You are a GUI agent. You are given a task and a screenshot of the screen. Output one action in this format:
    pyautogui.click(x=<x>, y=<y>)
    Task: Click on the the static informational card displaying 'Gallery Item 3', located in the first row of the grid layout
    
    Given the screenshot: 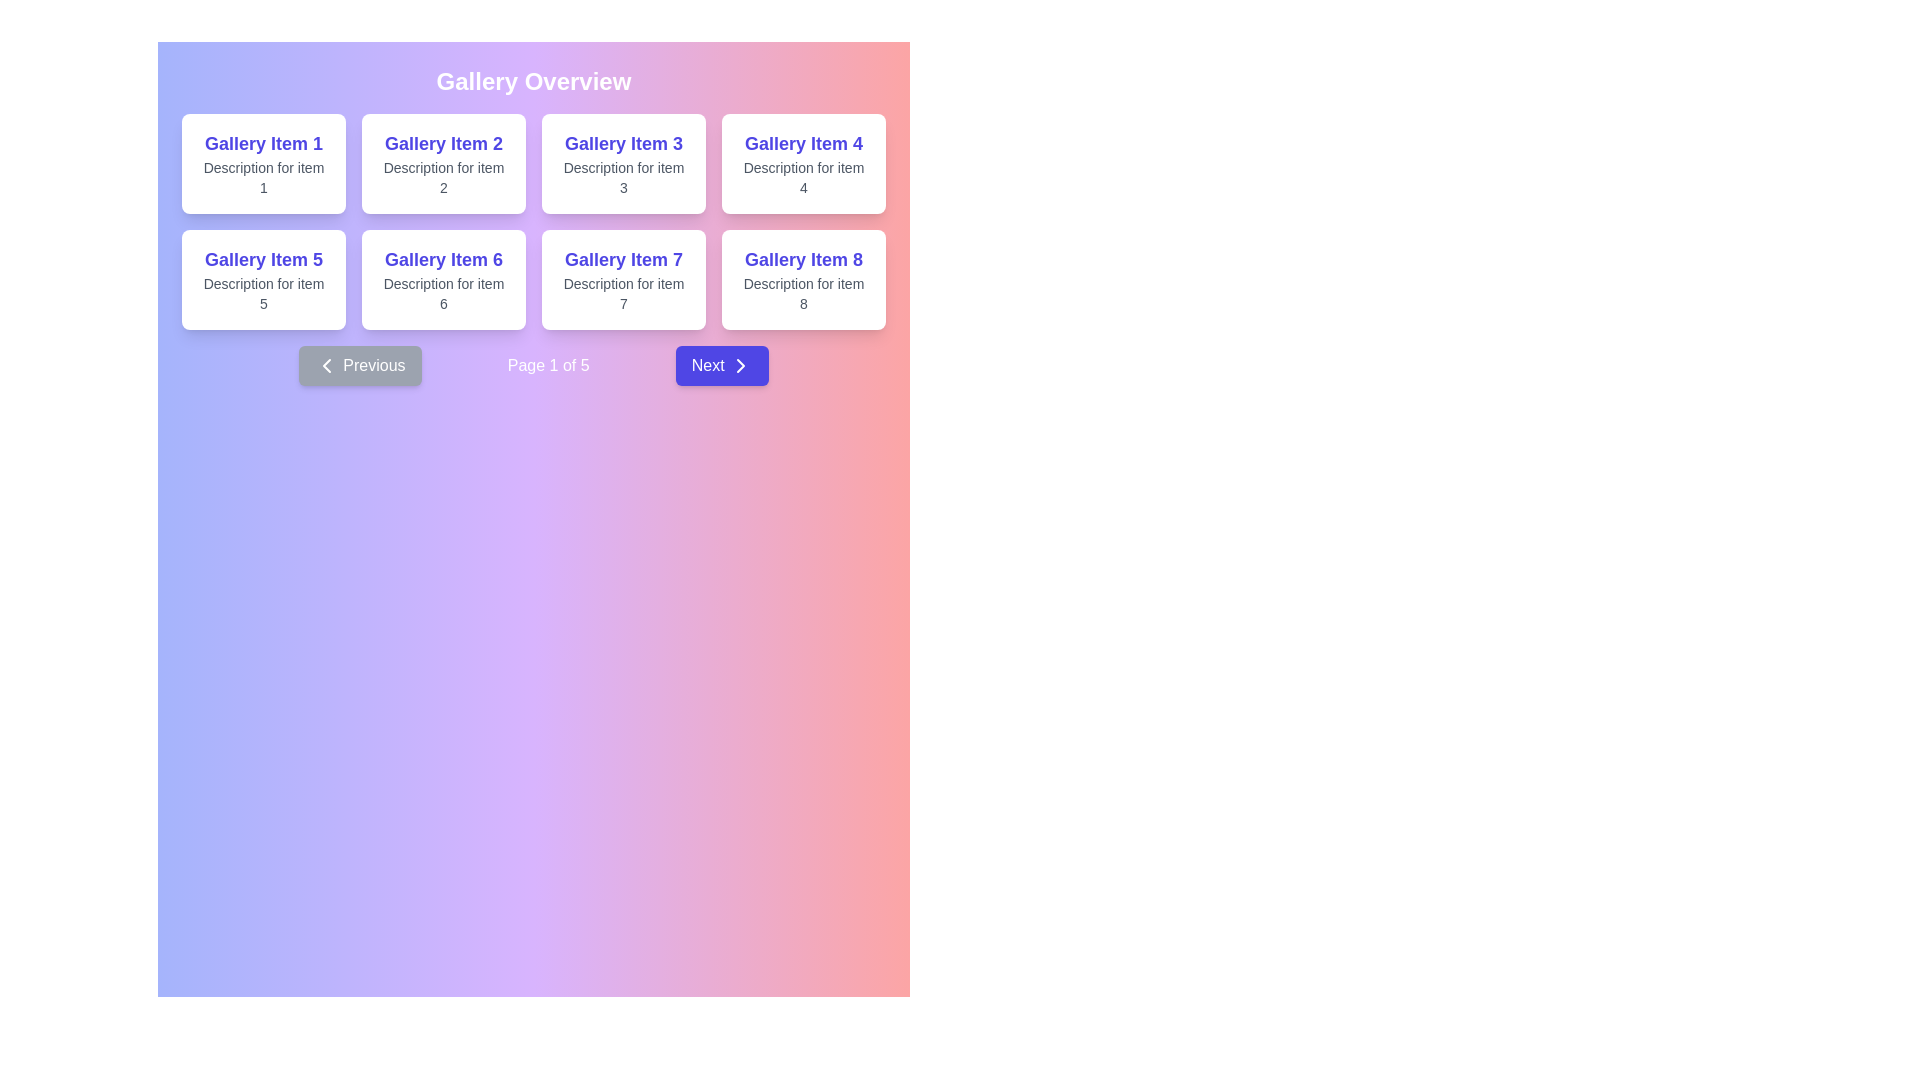 What is the action you would take?
    pyautogui.click(x=623, y=163)
    